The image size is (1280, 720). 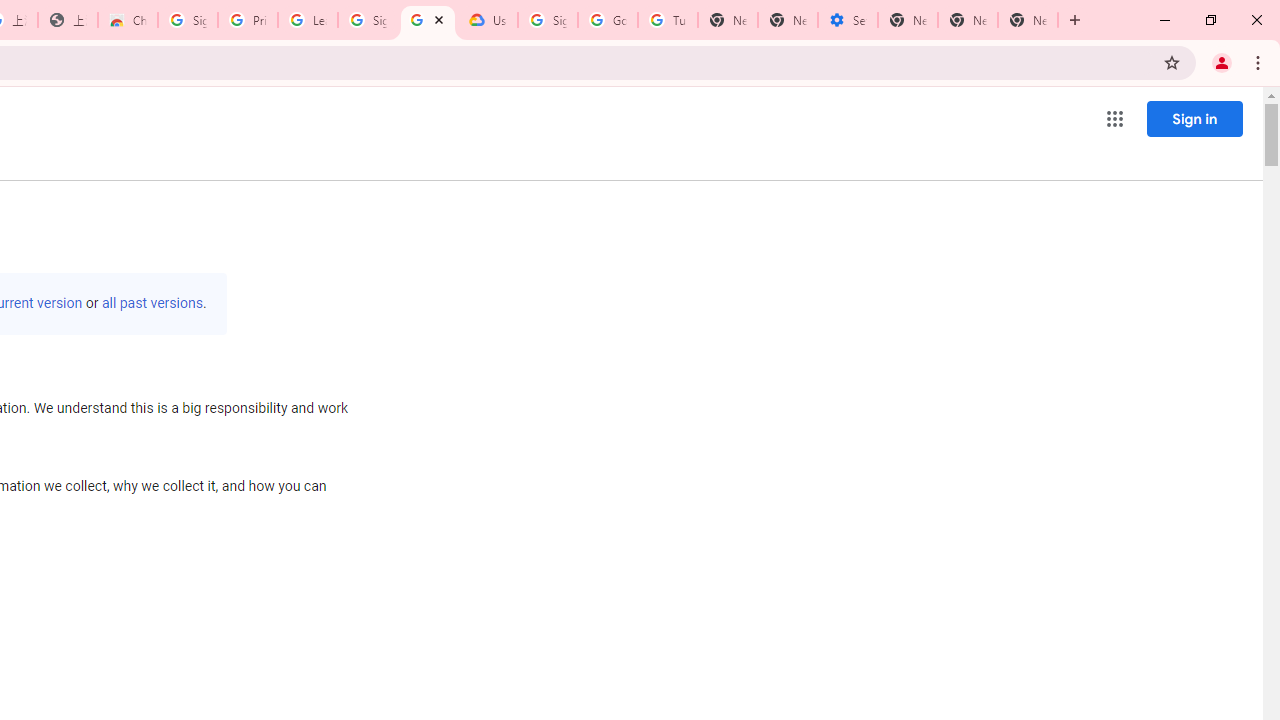 What do you see at coordinates (151, 303) in the screenshot?
I see `'all past versions'` at bounding box center [151, 303].